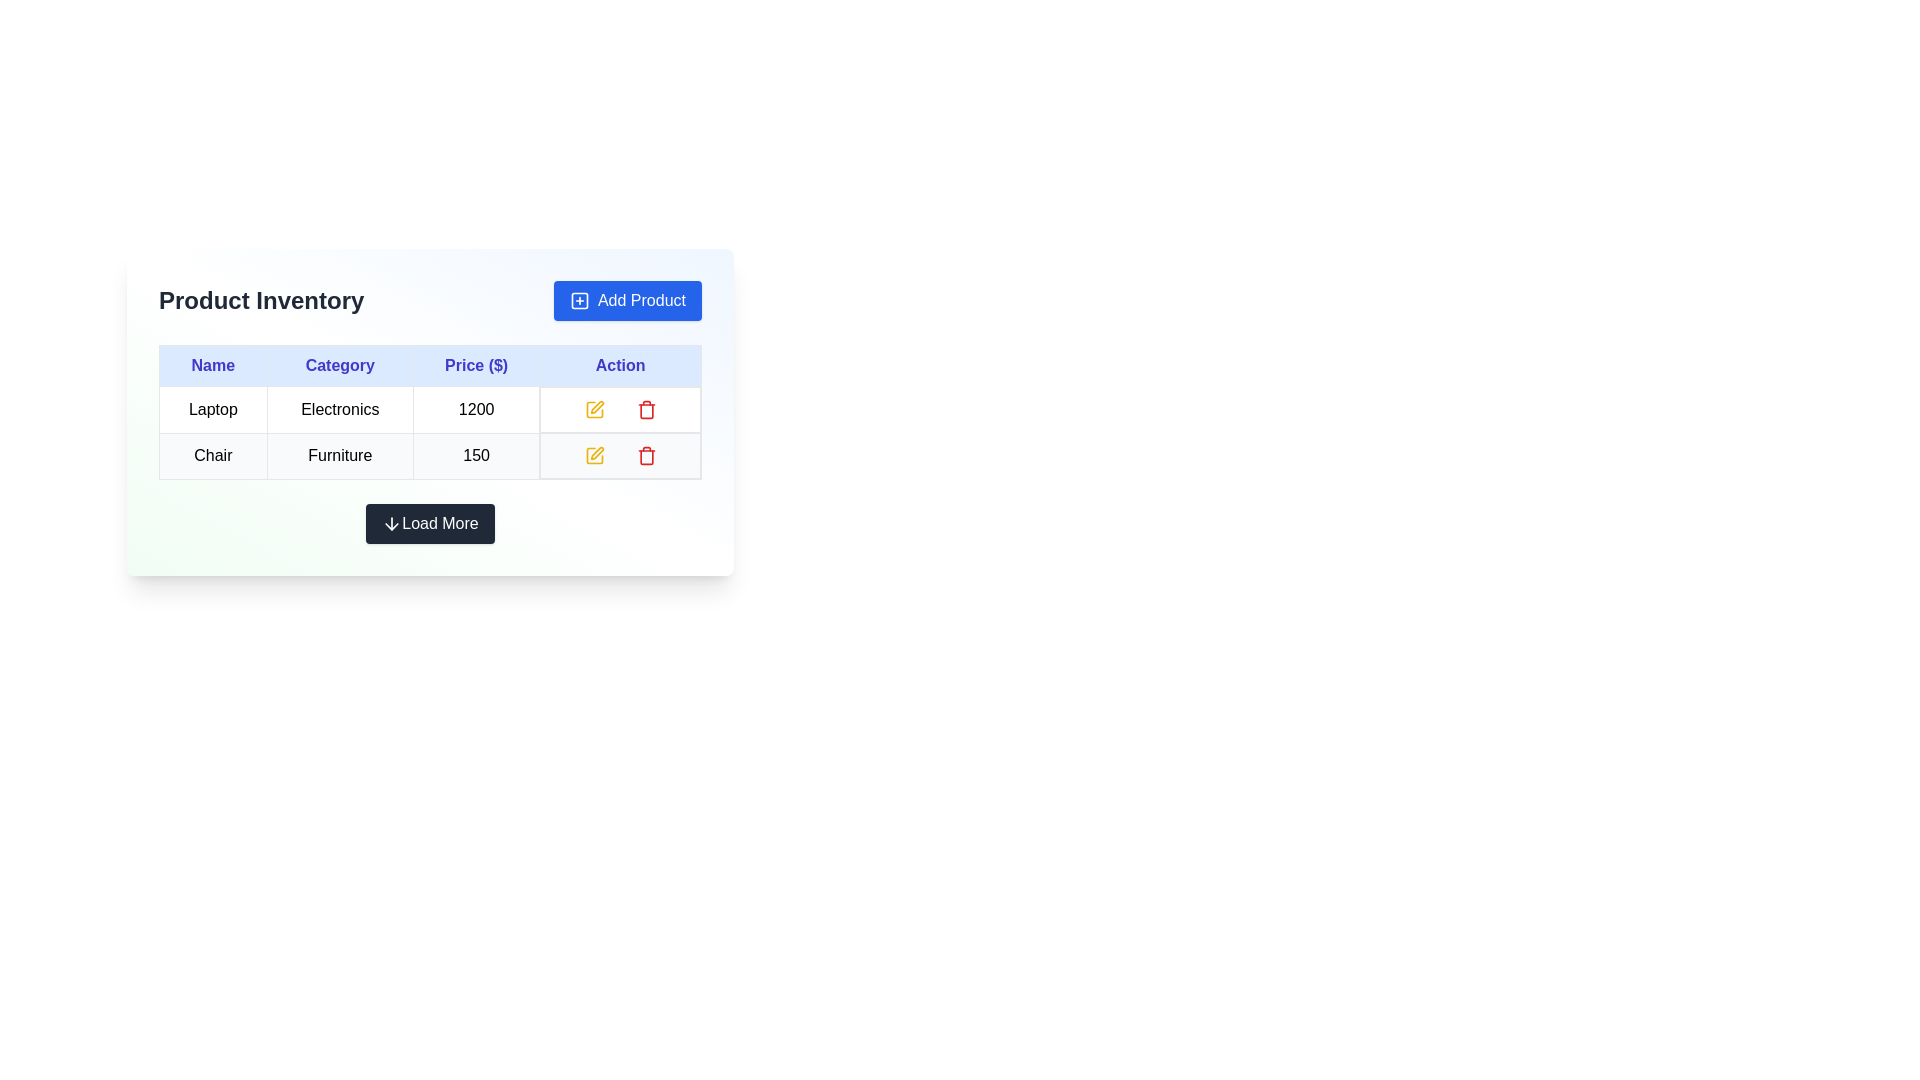 The width and height of the screenshot is (1920, 1080). What do you see at coordinates (595, 406) in the screenshot?
I see `the edit icon located in the first row of the table in the 'Action' column, adjacent to the 'Edit' button for the 'Laptop' entry` at bounding box center [595, 406].